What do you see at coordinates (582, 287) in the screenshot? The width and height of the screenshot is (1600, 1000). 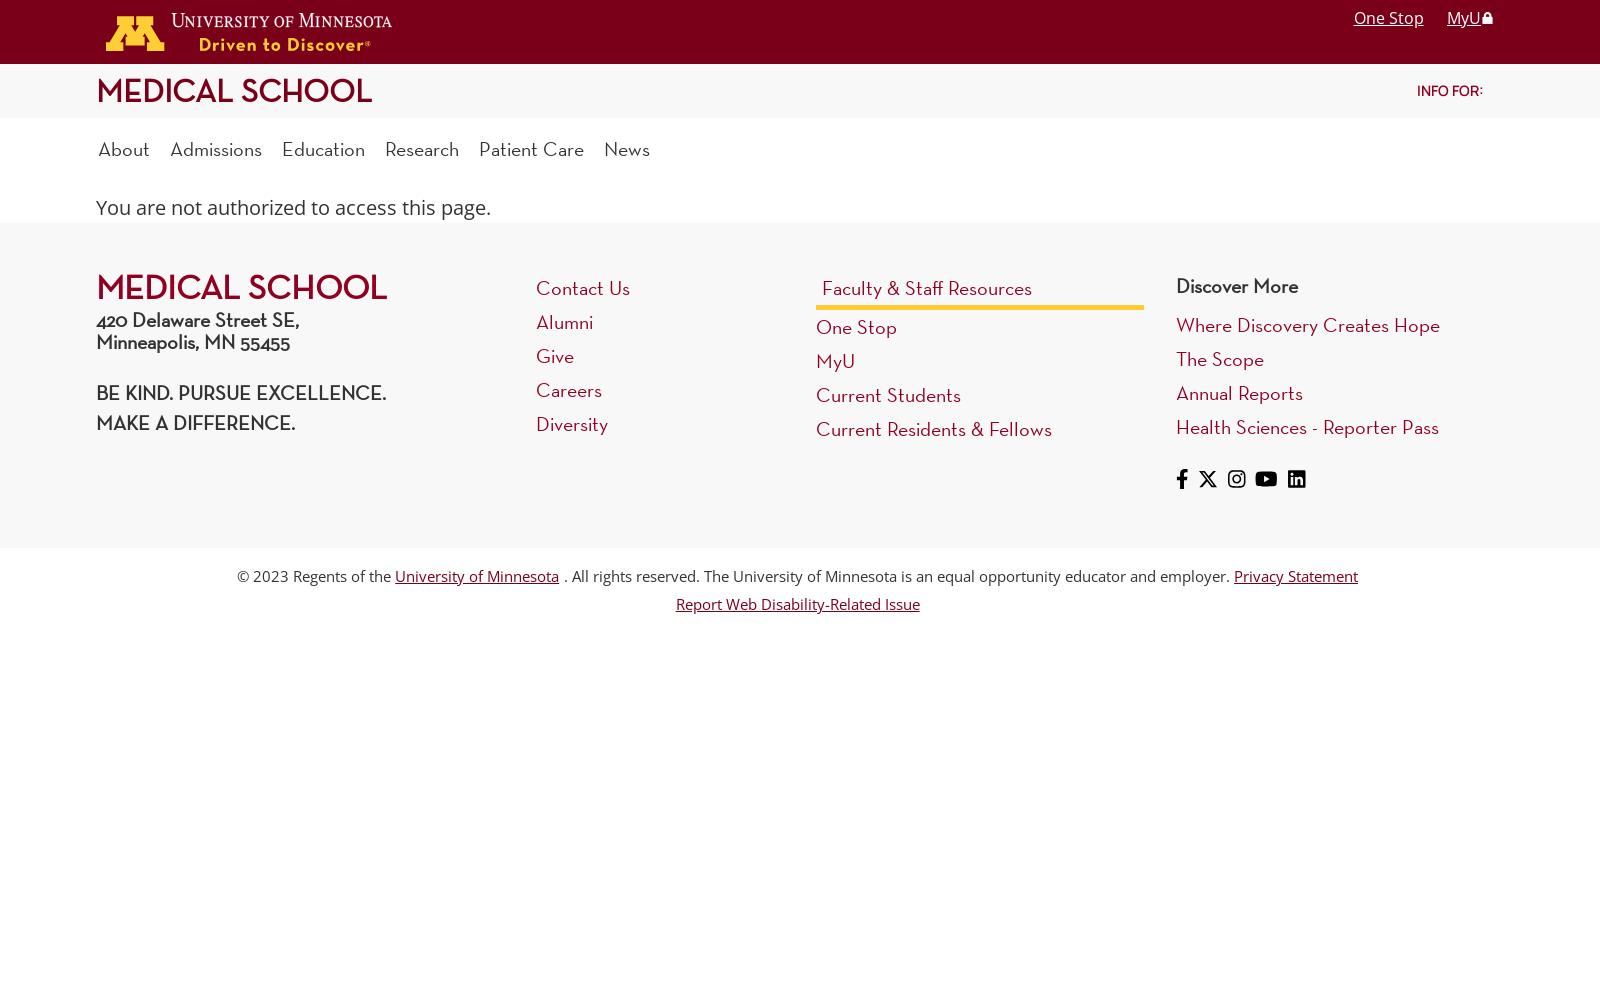 I see `'Contact Us'` at bounding box center [582, 287].